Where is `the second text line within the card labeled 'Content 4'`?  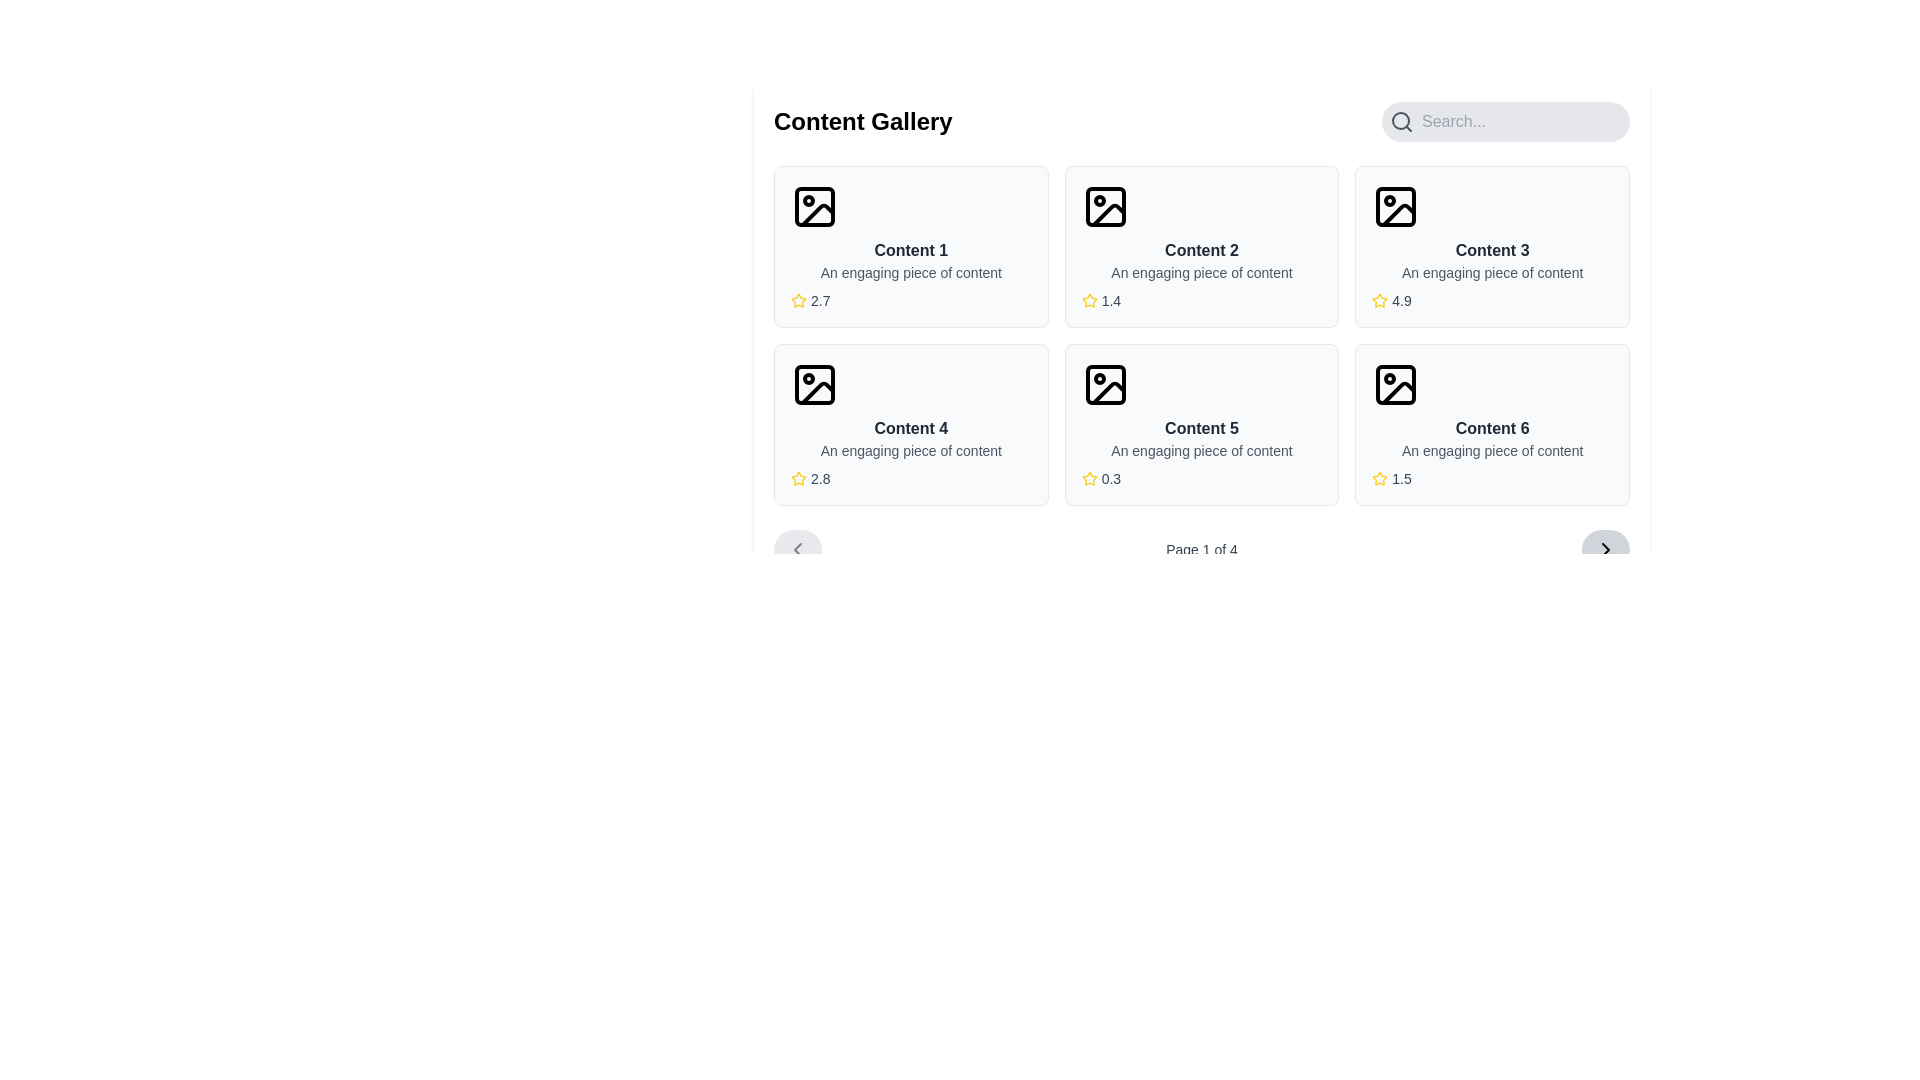 the second text line within the card labeled 'Content 4' is located at coordinates (910, 451).